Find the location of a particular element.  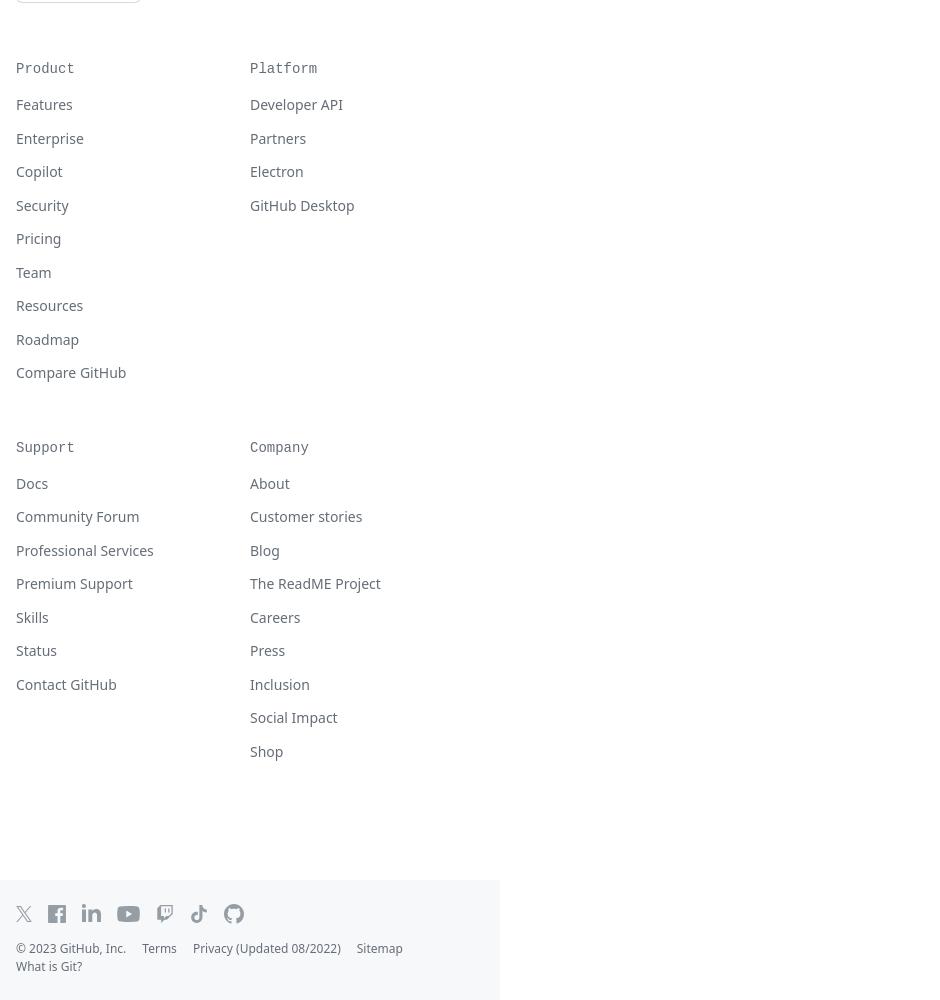

'Roadmap' is located at coordinates (15, 337).